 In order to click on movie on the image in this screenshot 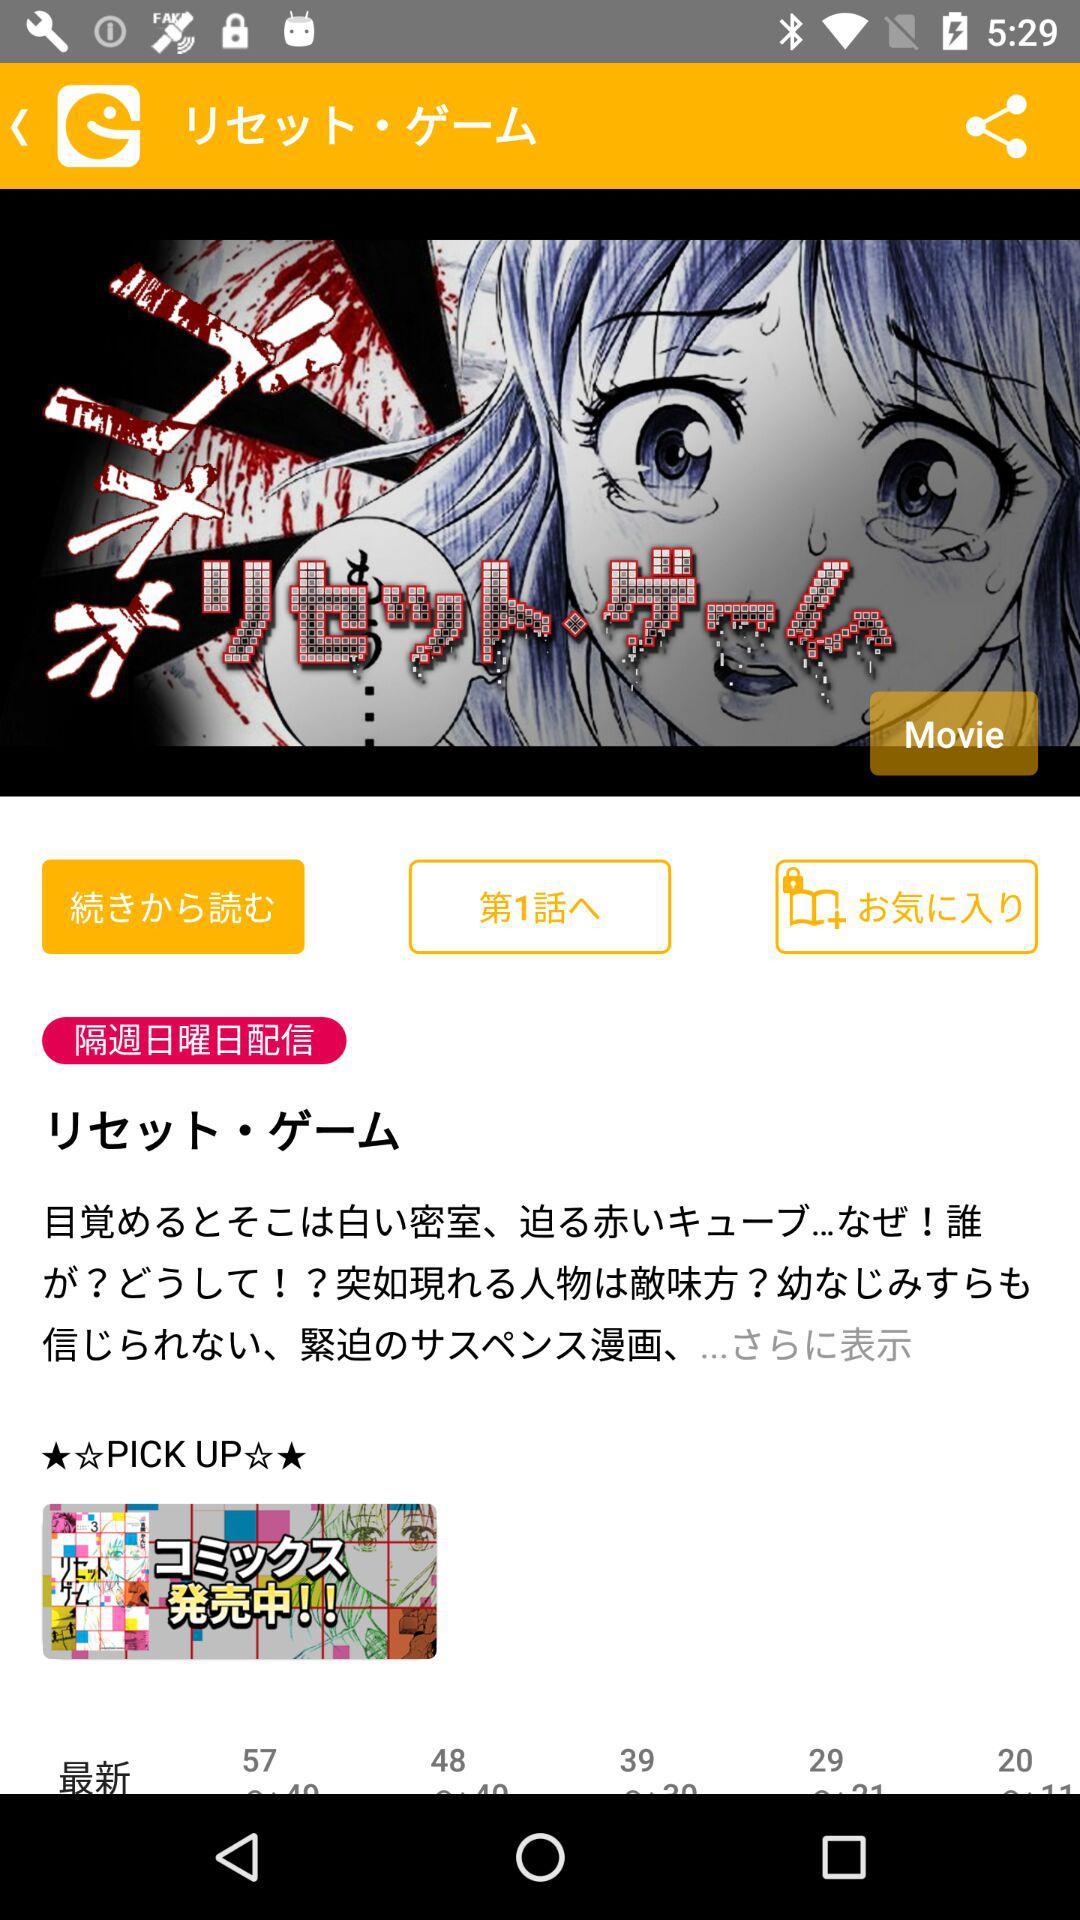, I will do `click(952, 733)`.